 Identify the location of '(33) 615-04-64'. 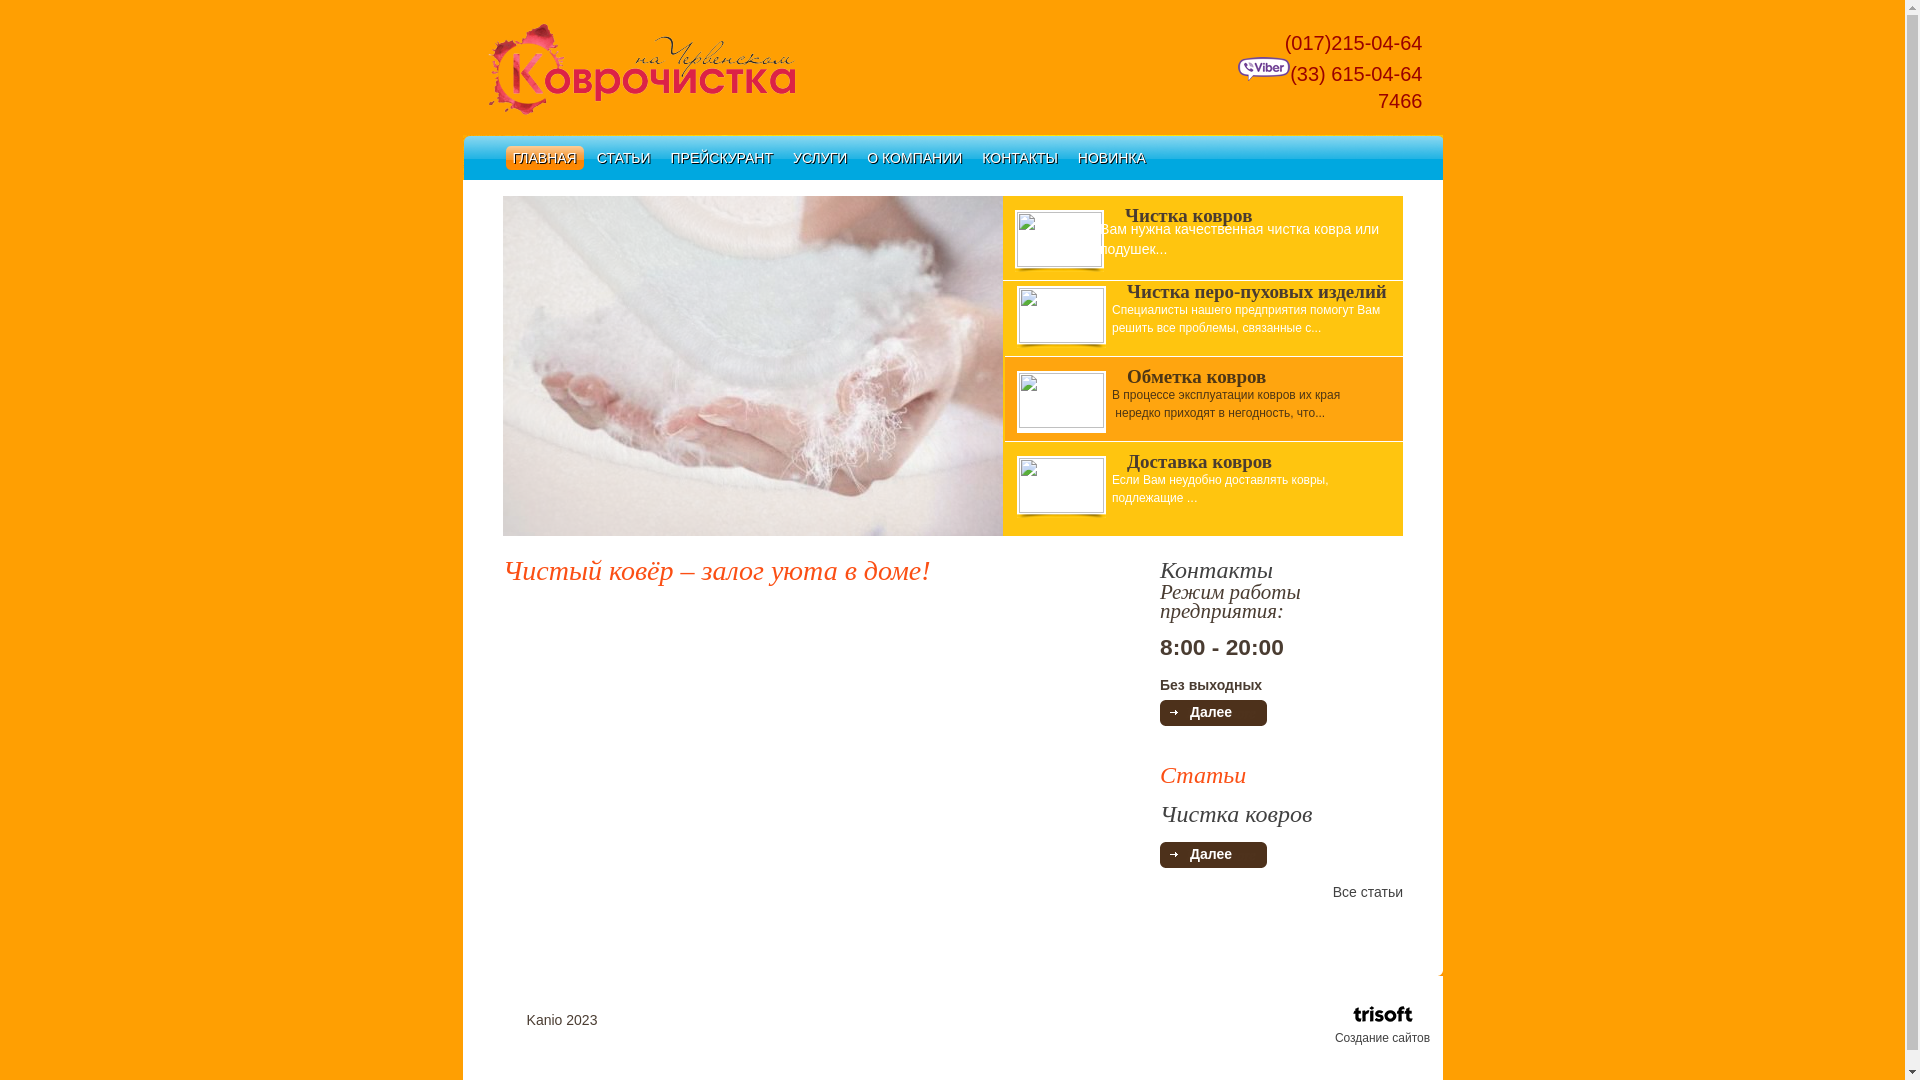
(1329, 72).